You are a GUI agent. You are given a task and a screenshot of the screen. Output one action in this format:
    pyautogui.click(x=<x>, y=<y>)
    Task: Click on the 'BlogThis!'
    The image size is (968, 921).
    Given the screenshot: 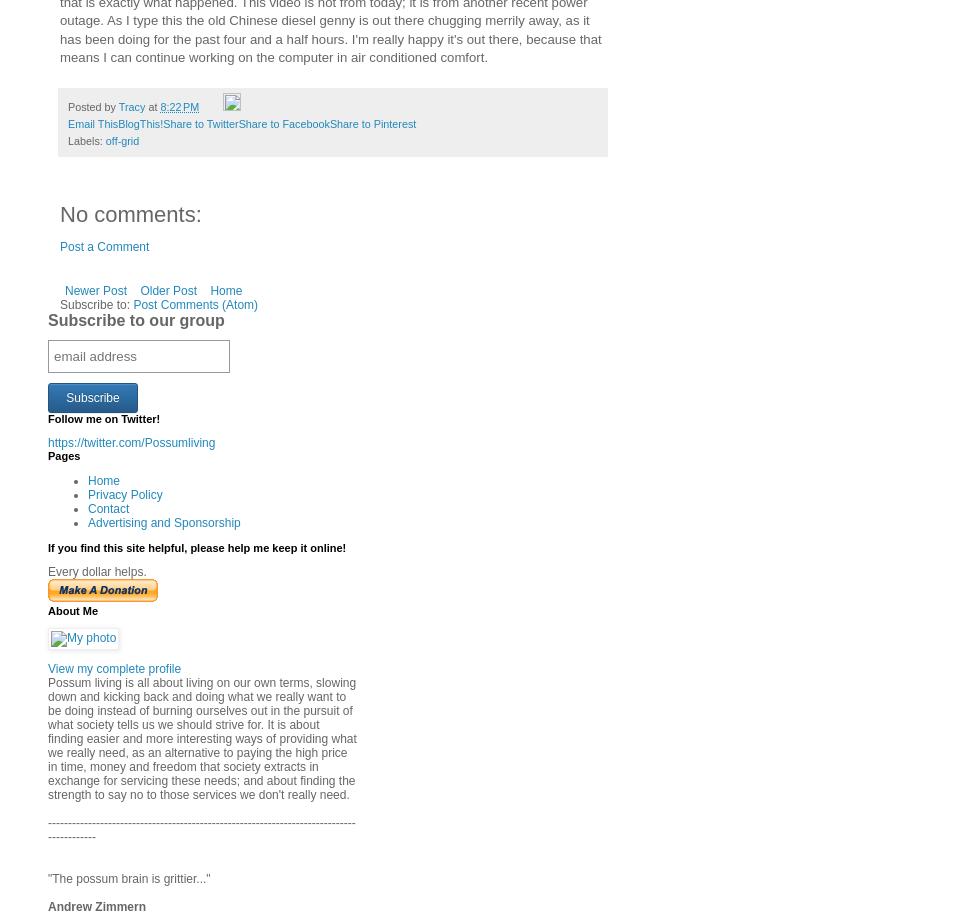 What is the action you would take?
    pyautogui.click(x=139, y=123)
    